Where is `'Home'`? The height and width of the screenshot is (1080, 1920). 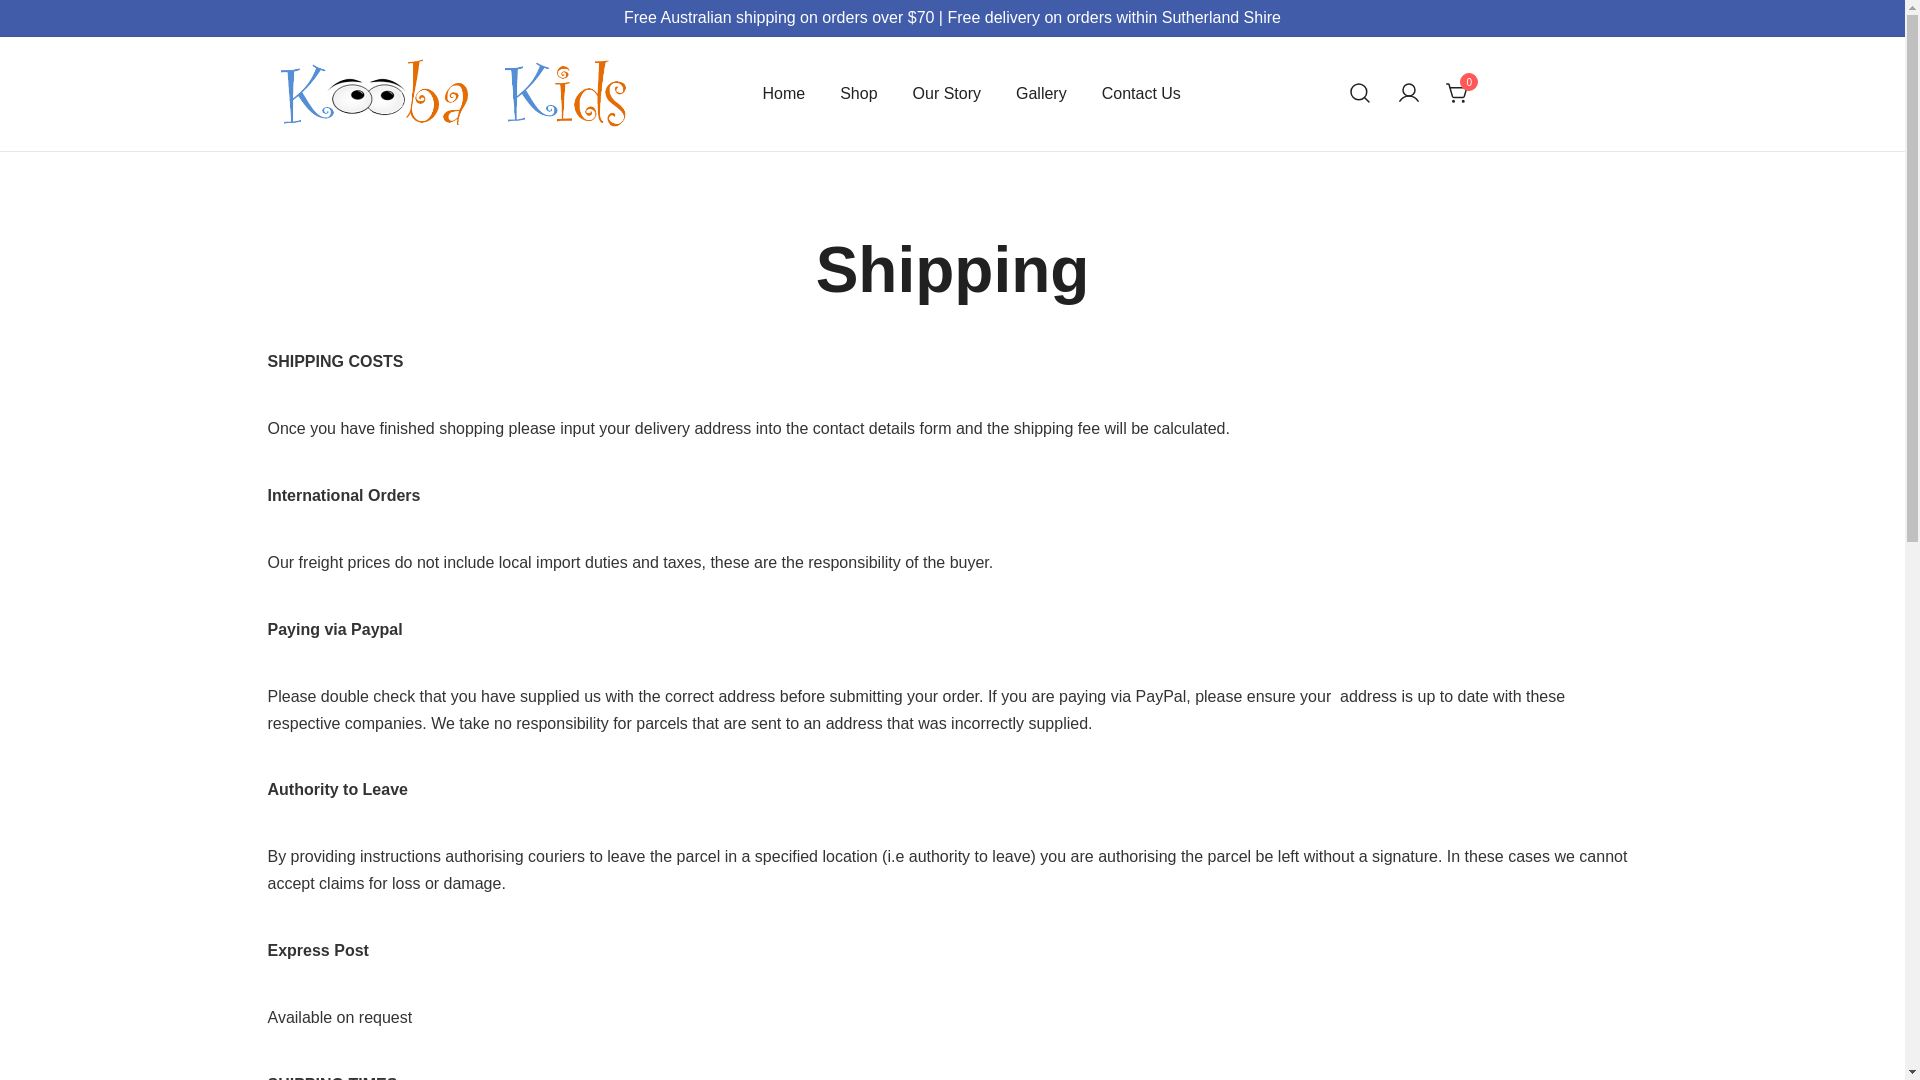
'Home' is located at coordinates (782, 94).